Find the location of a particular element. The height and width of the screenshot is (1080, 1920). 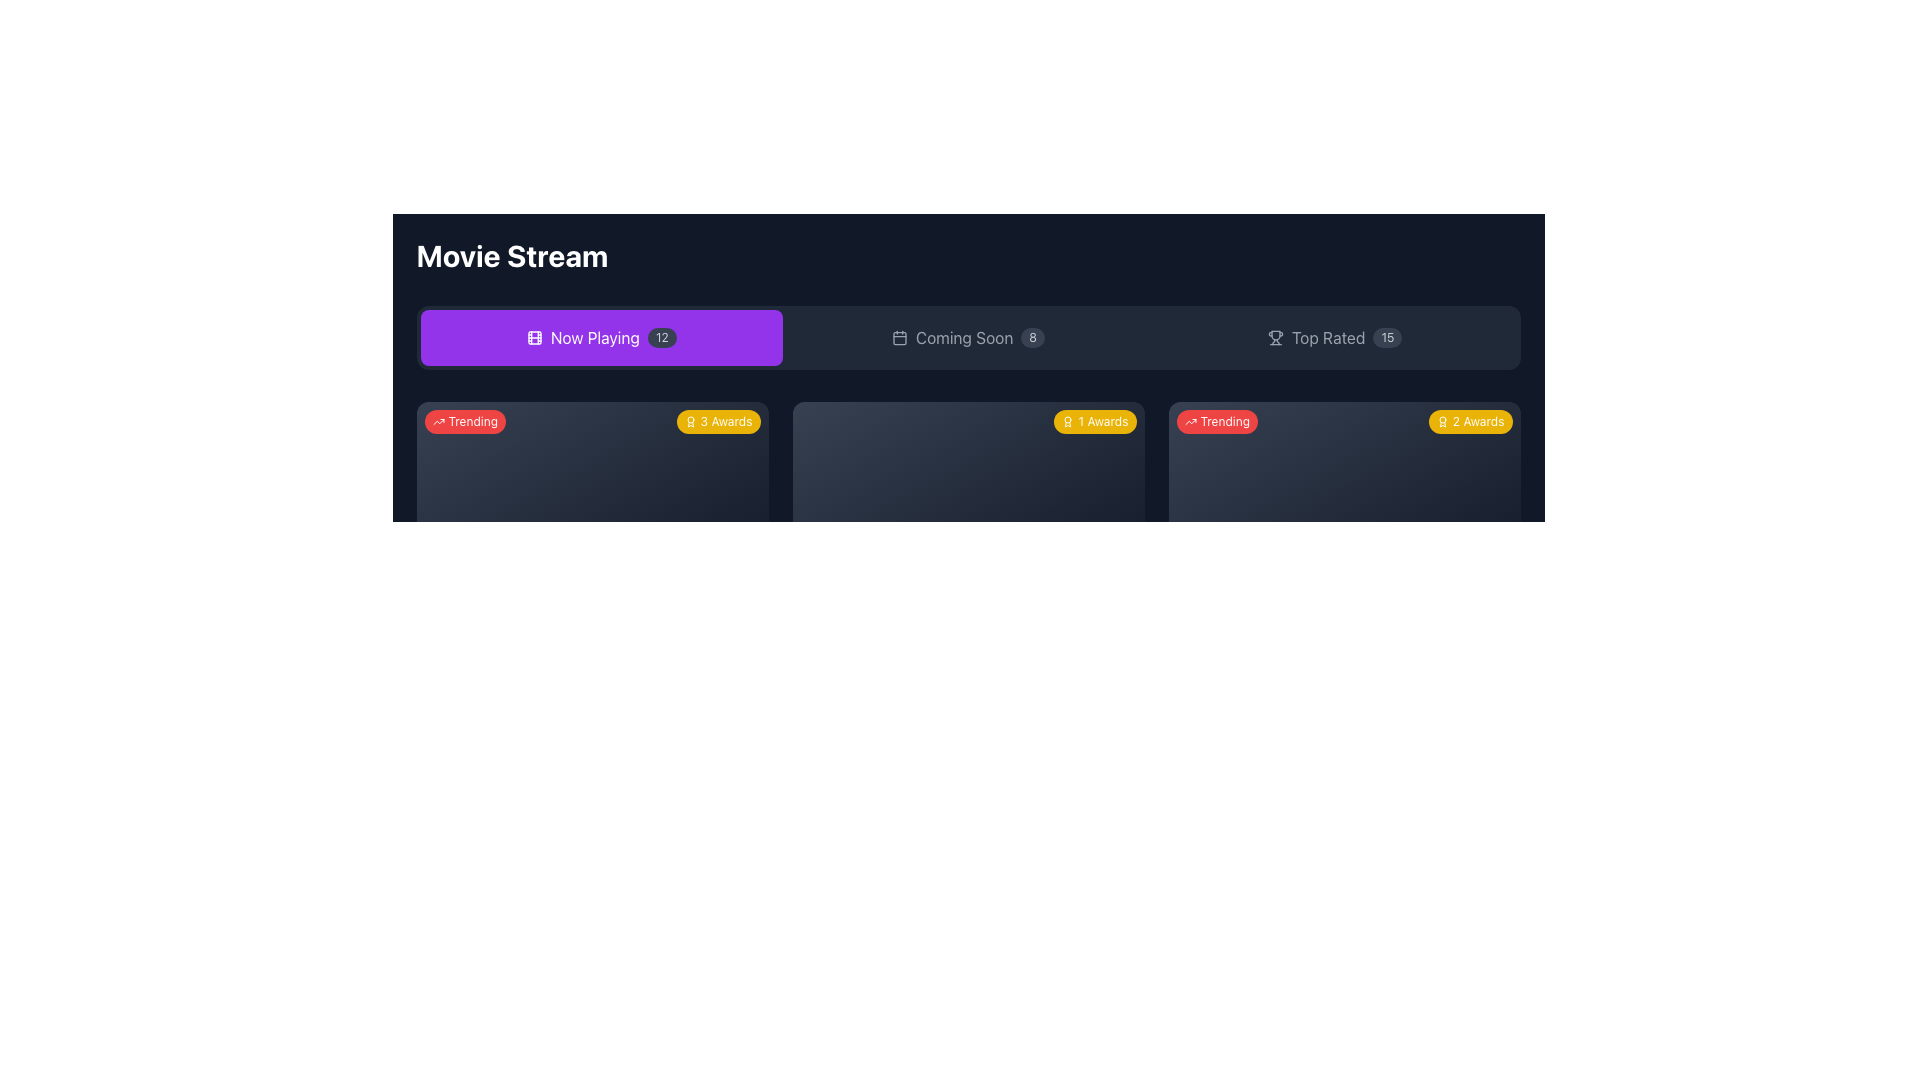

the 'Coming Soon' button that has a calendar icon and a numerical badge '8' to interact with it is located at coordinates (968, 337).